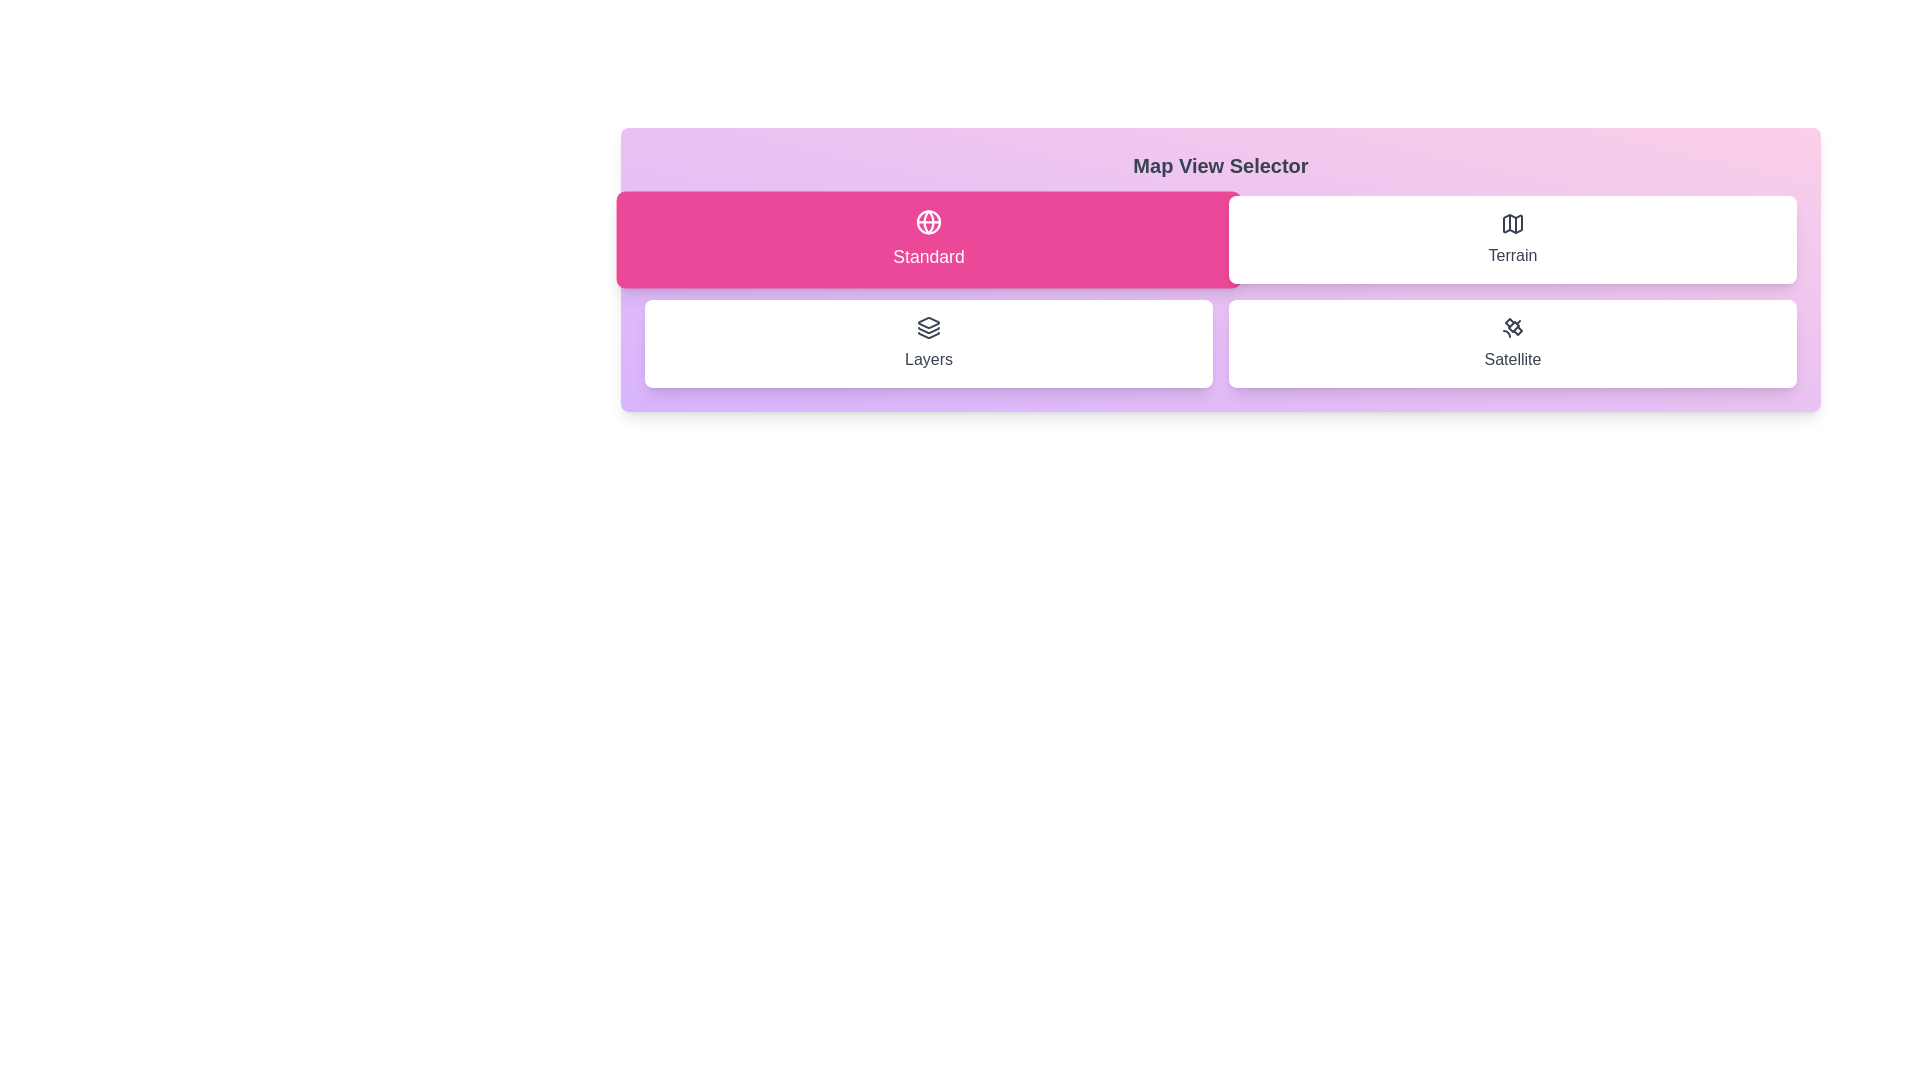 The width and height of the screenshot is (1920, 1080). What do you see at coordinates (928, 342) in the screenshot?
I see `the button corresponding to the map view option Layers` at bounding box center [928, 342].